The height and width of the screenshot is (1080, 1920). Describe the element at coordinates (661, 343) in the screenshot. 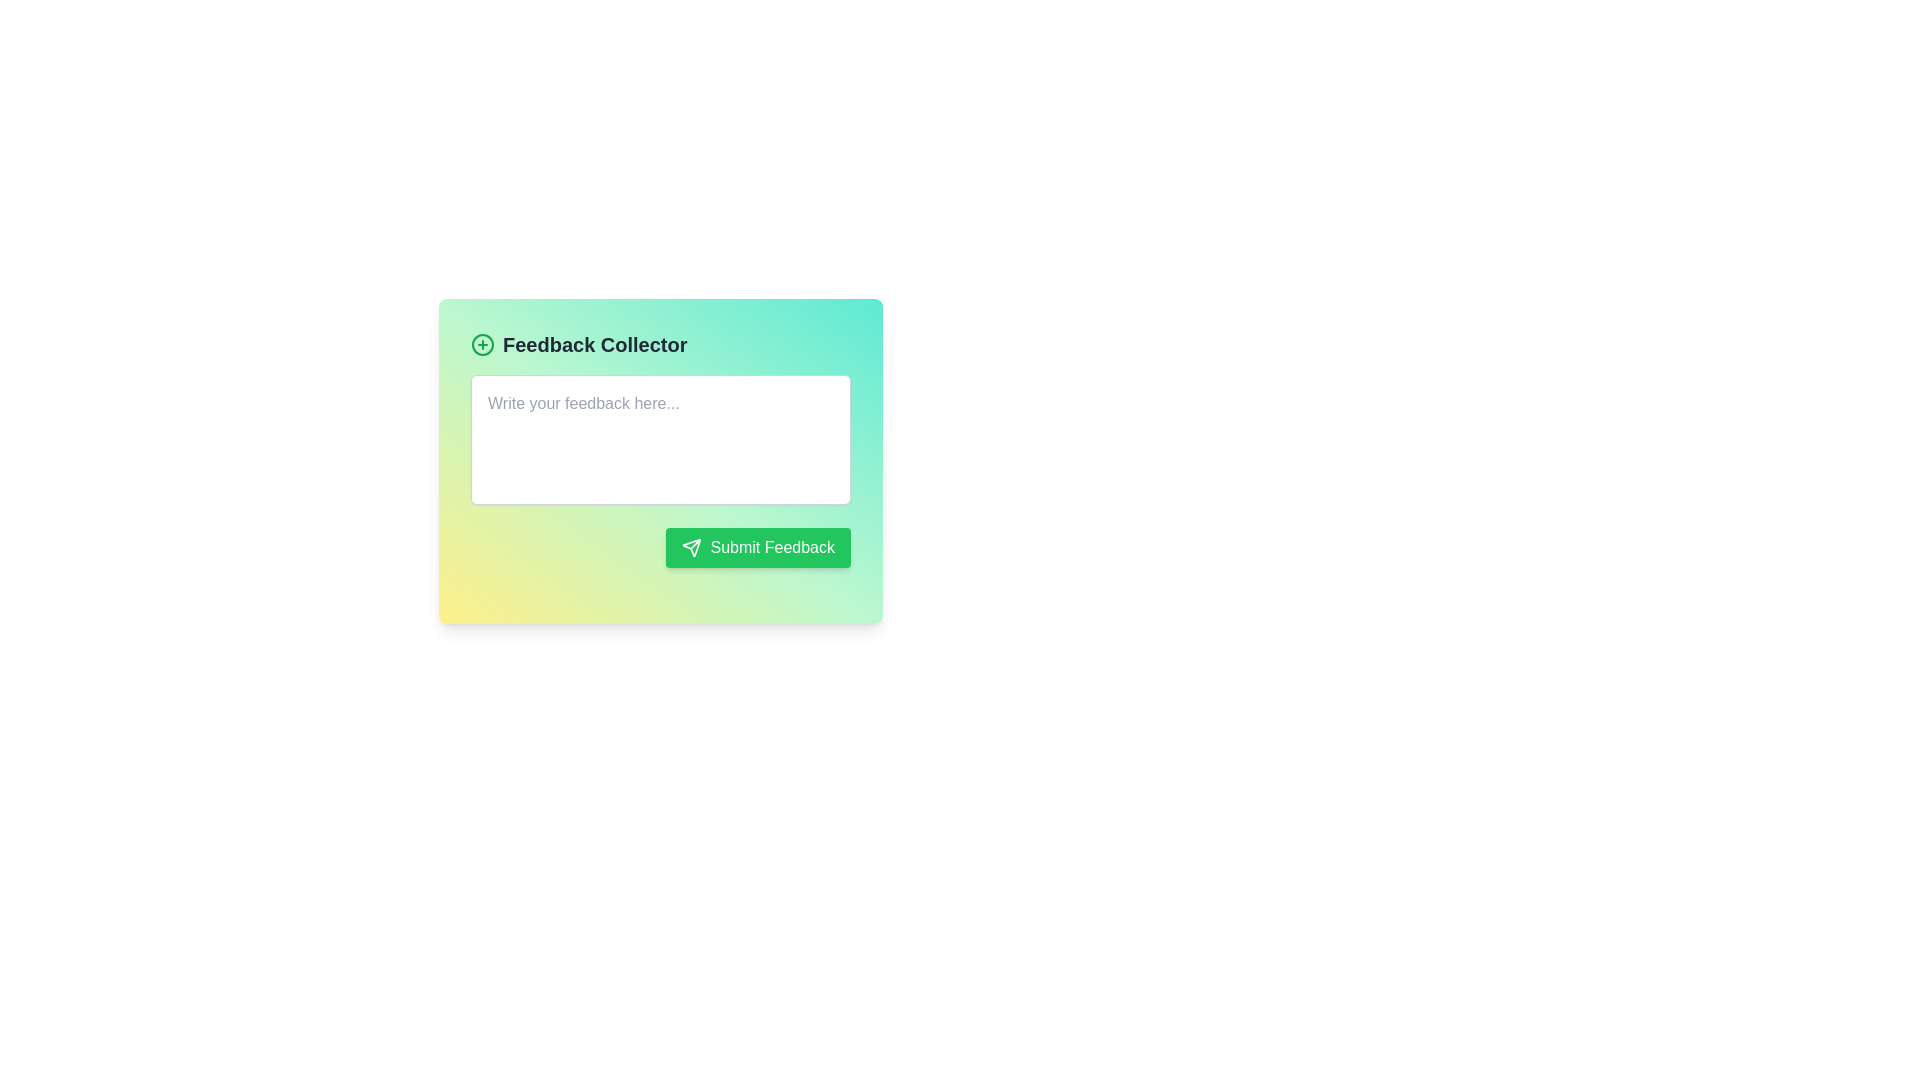

I see `text from the title or header of the feedback submission interface, which is a Text Label located at the top of the panel, aligned with a green circular plus icon to its left` at that location.